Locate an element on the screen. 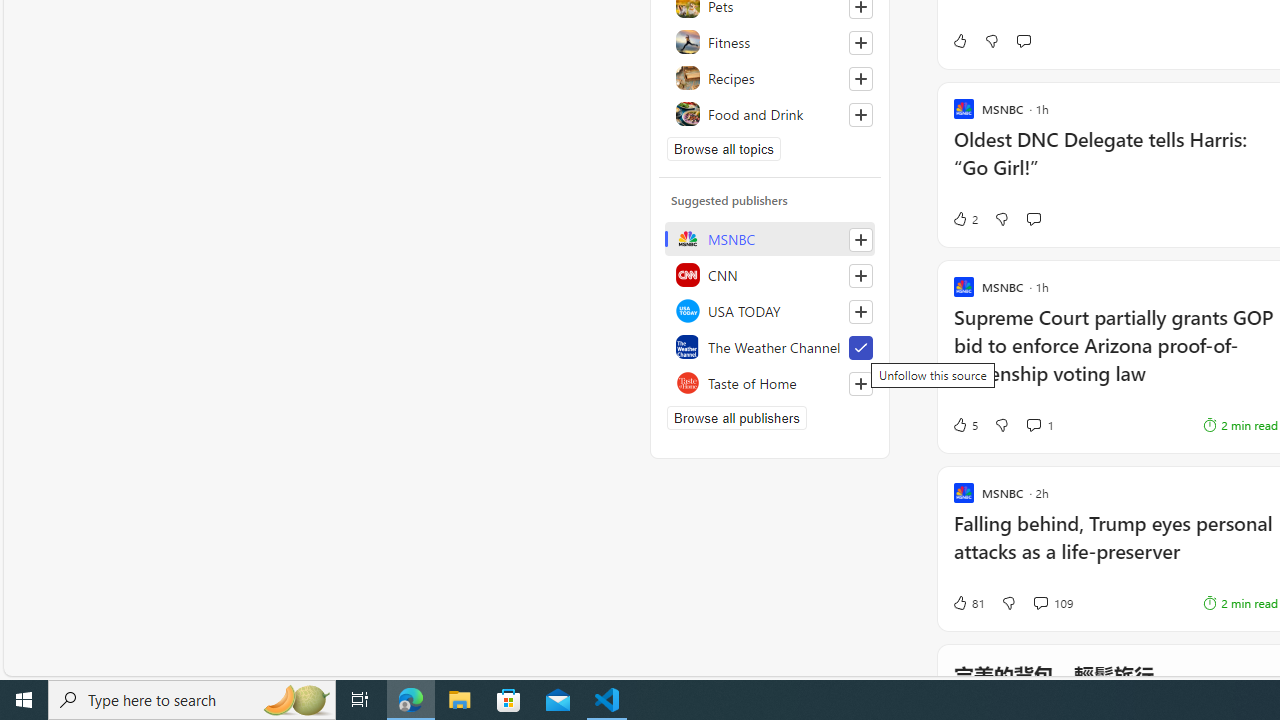 The height and width of the screenshot is (720, 1280). 'The Weather Channel' is located at coordinates (769, 346).